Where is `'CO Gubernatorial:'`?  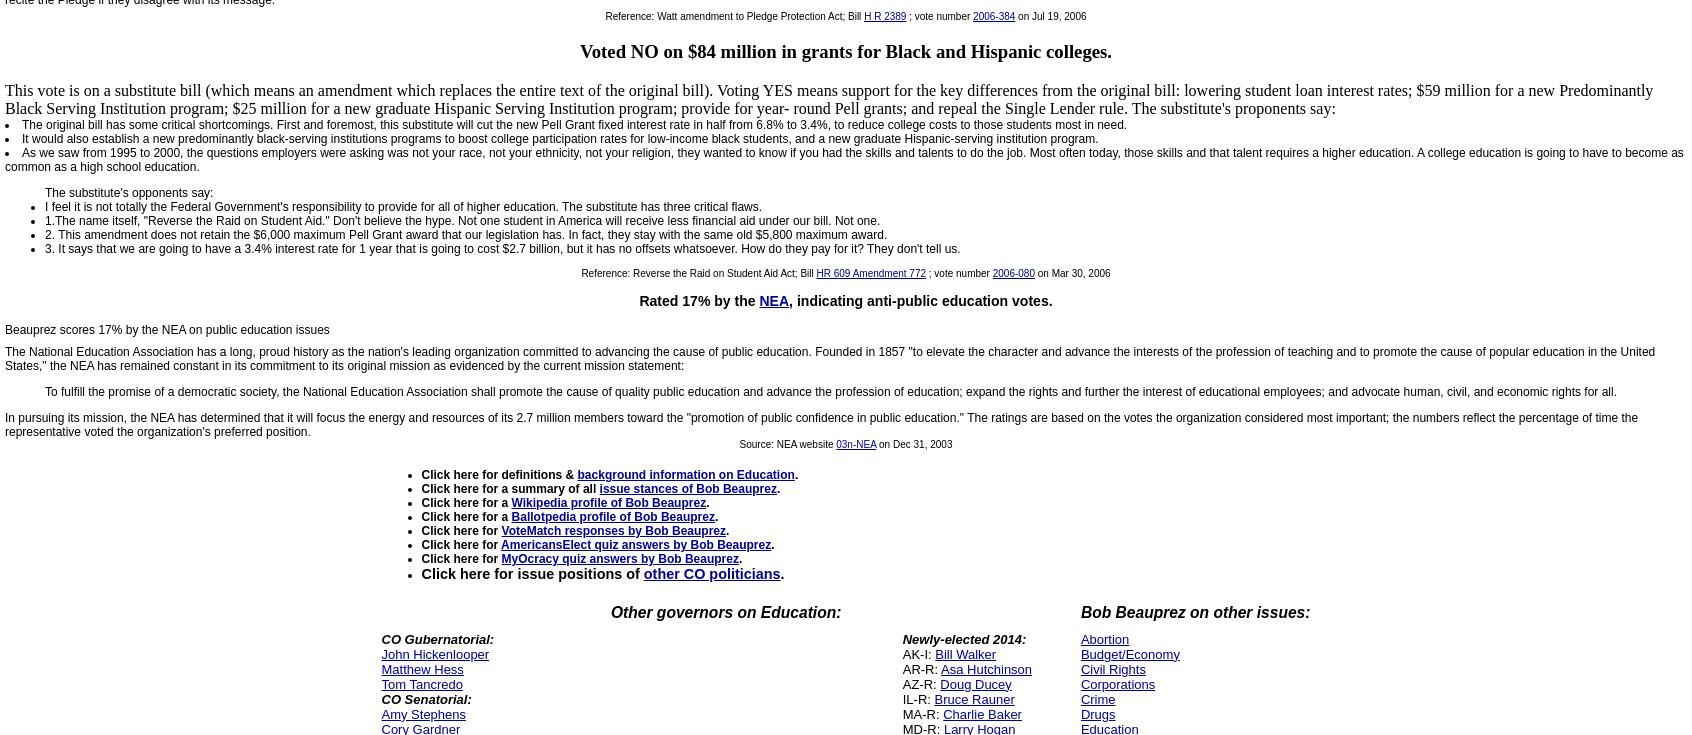 'CO Gubernatorial:' is located at coordinates (436, 637).